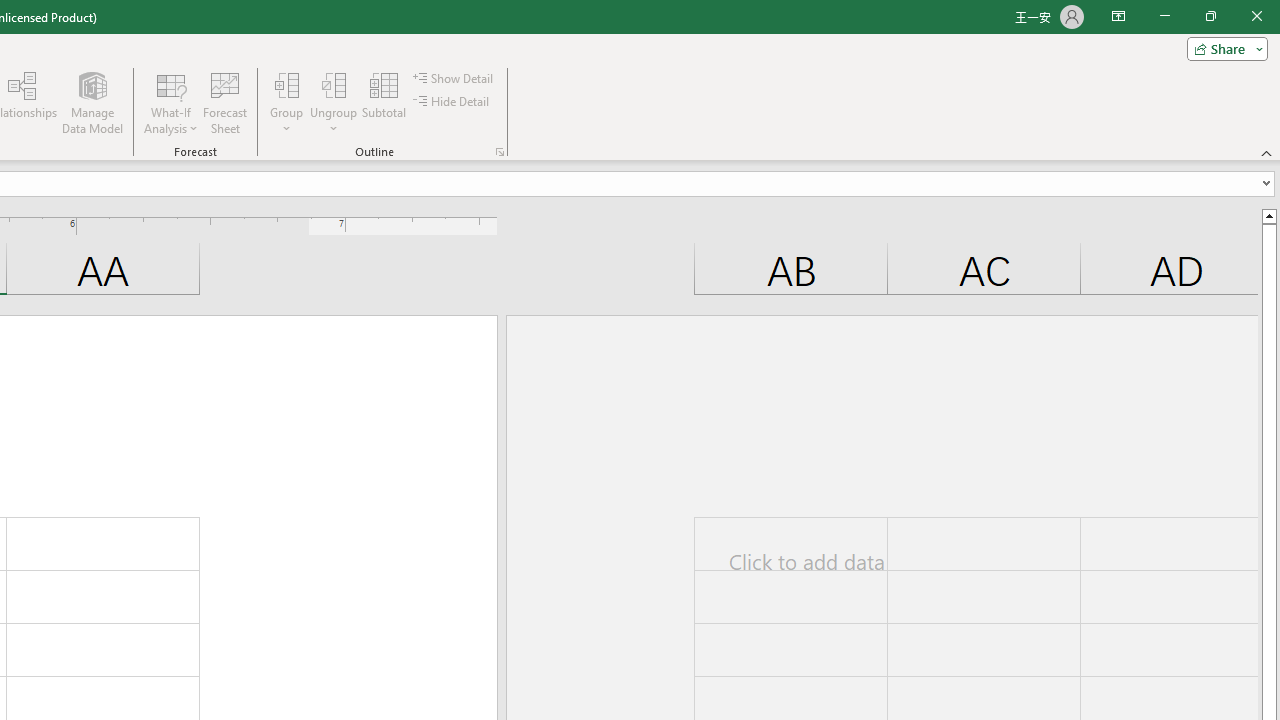  What do you see at coordinates (91, 103) in the screenshot?
I see `'Manage Data Model'` at bounding box center [91, 103].